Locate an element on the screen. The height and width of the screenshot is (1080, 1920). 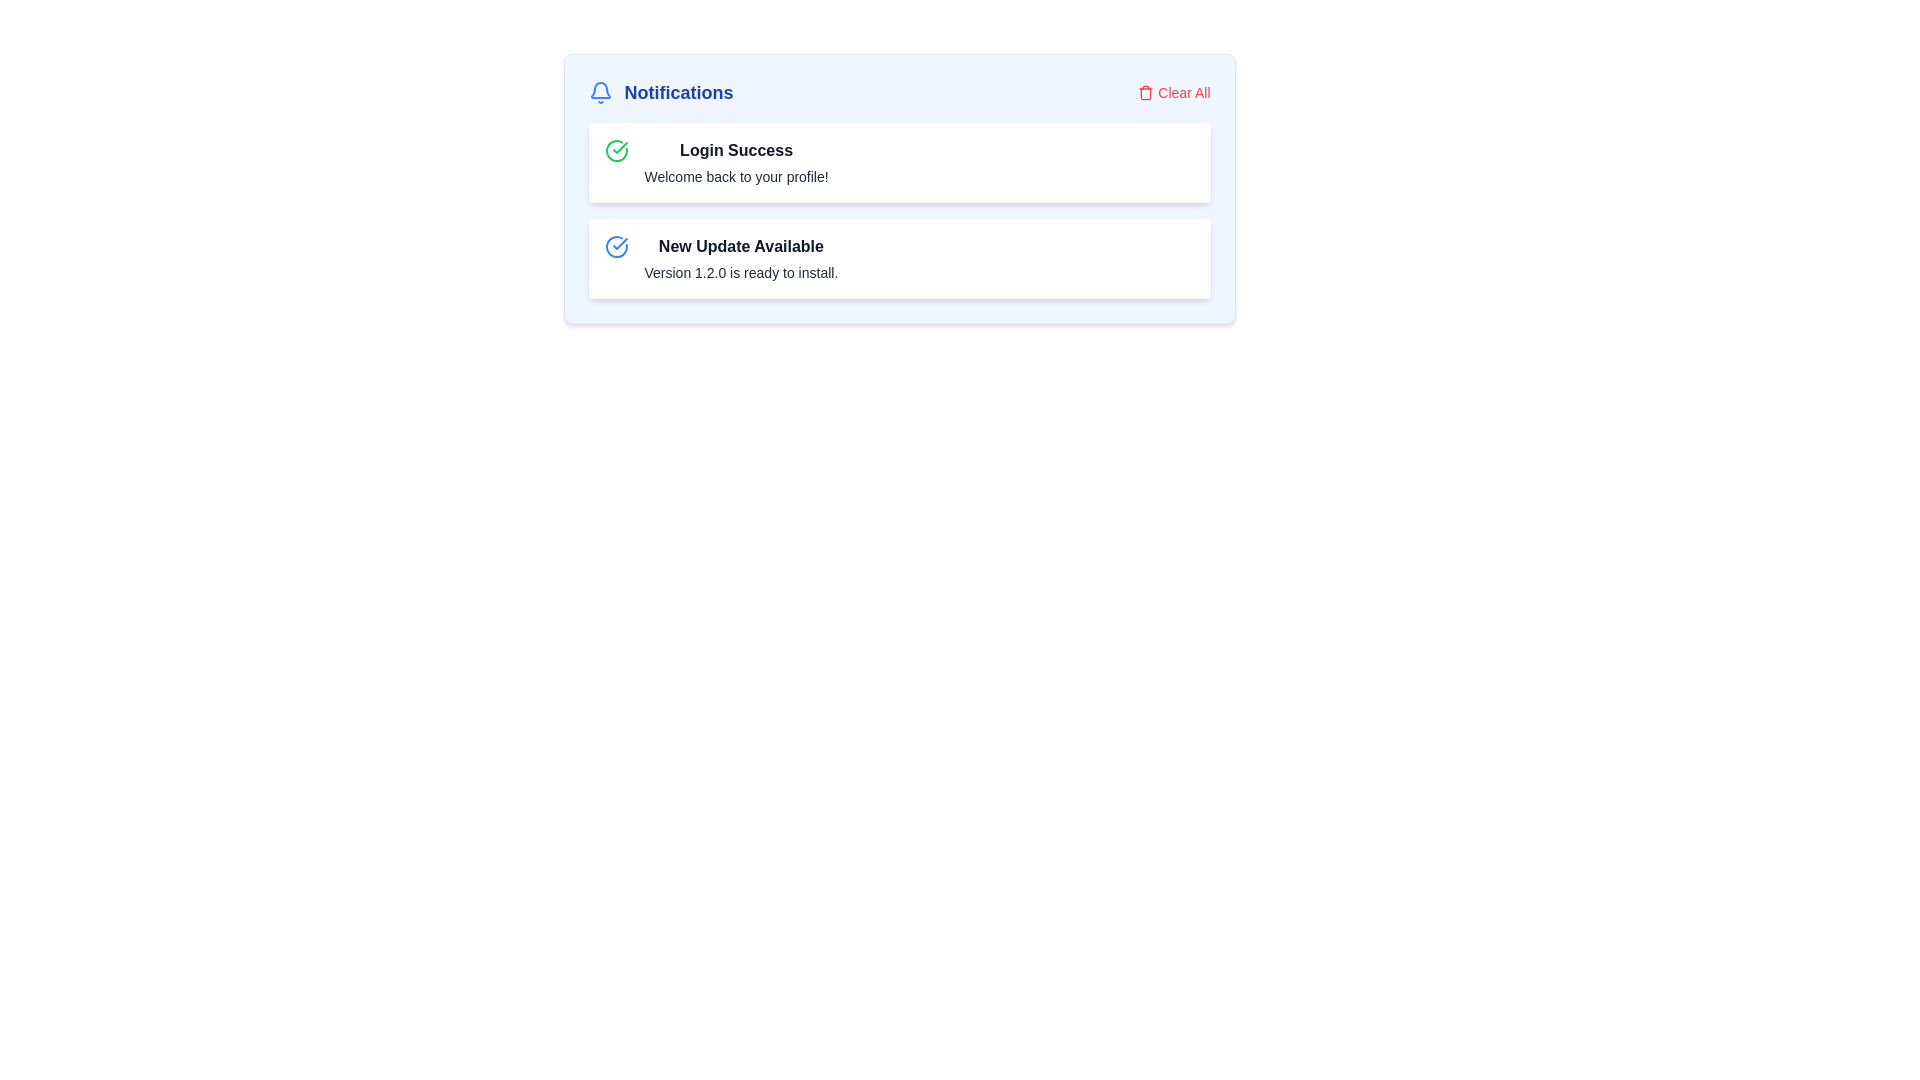
the bold text label reading 'Login Success' in the notifications panel is located at coordinates (735, 149).